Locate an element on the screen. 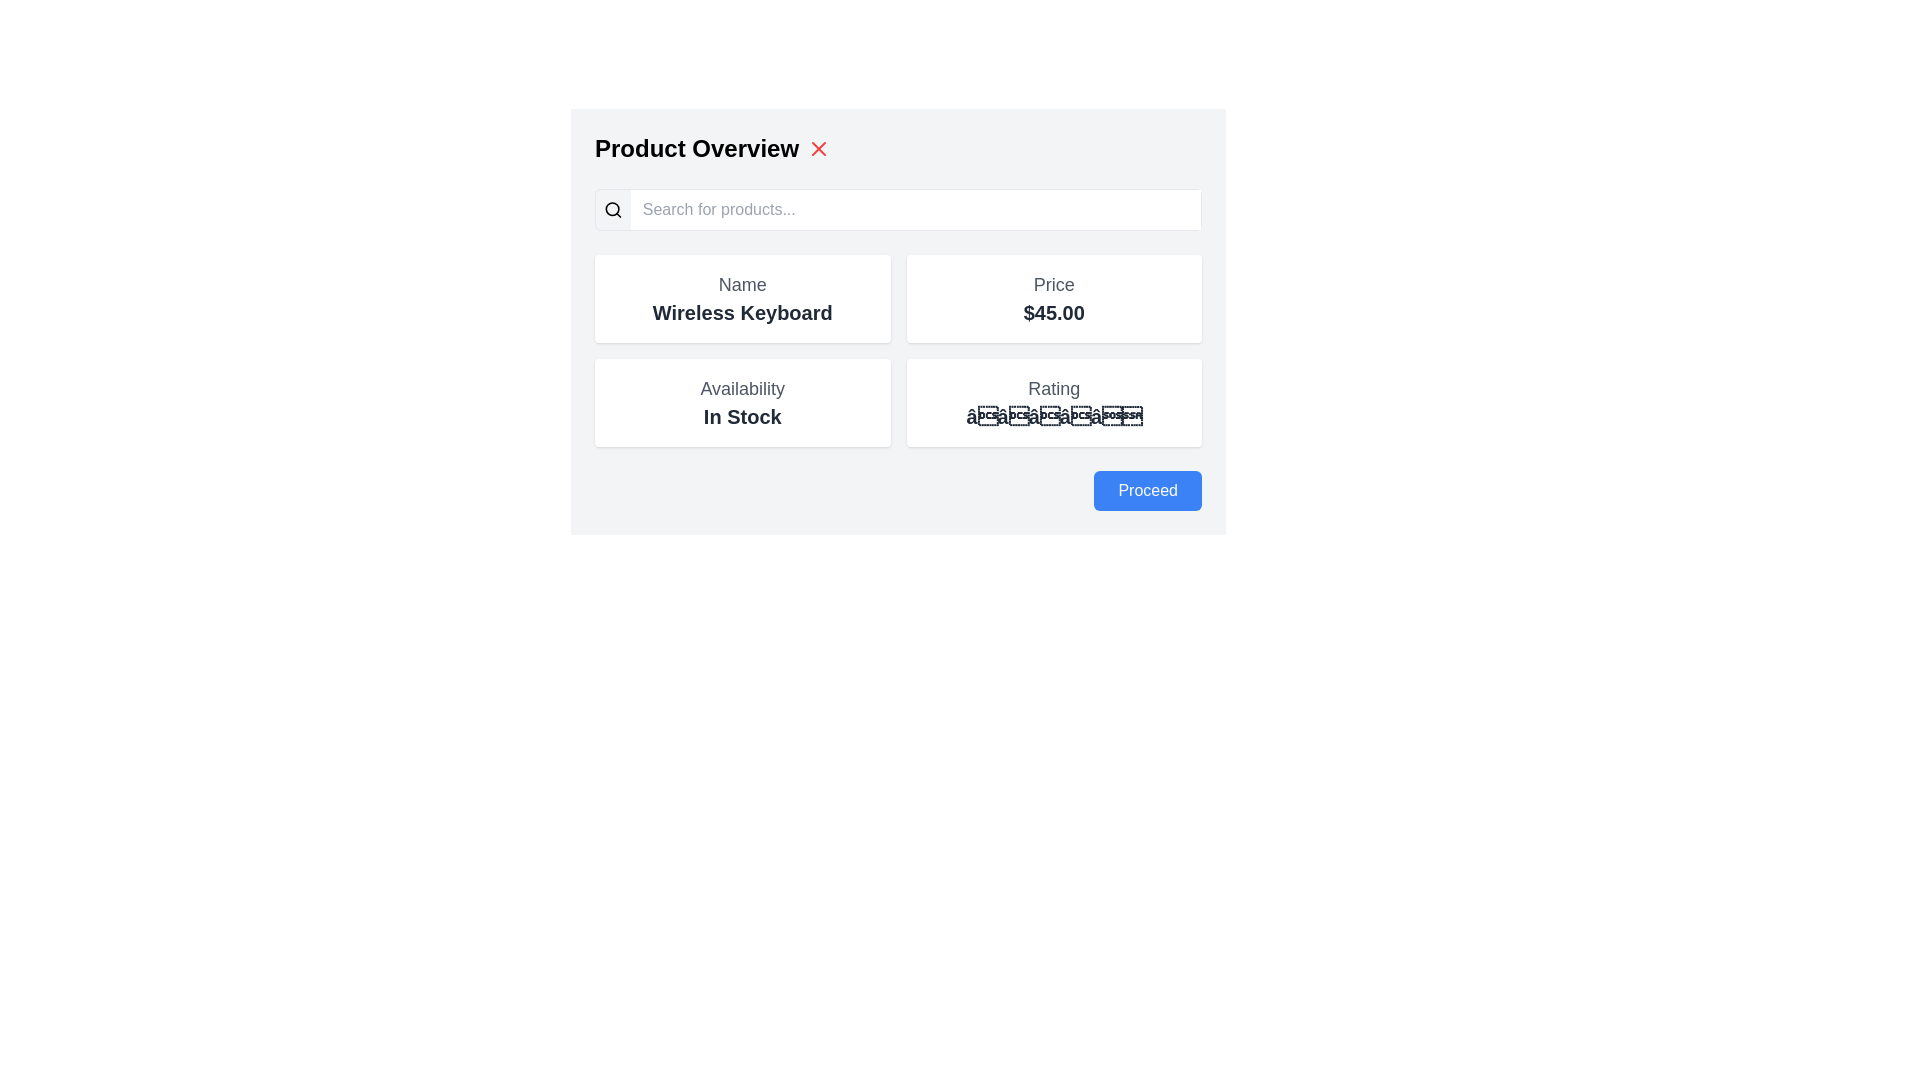 This screenshot has width=1920, height=1080. the Text label indicating the status or availability of the product, located in the central lower part of the product details layout, above the text 'In Stock' is located at coordinates (741, 389).